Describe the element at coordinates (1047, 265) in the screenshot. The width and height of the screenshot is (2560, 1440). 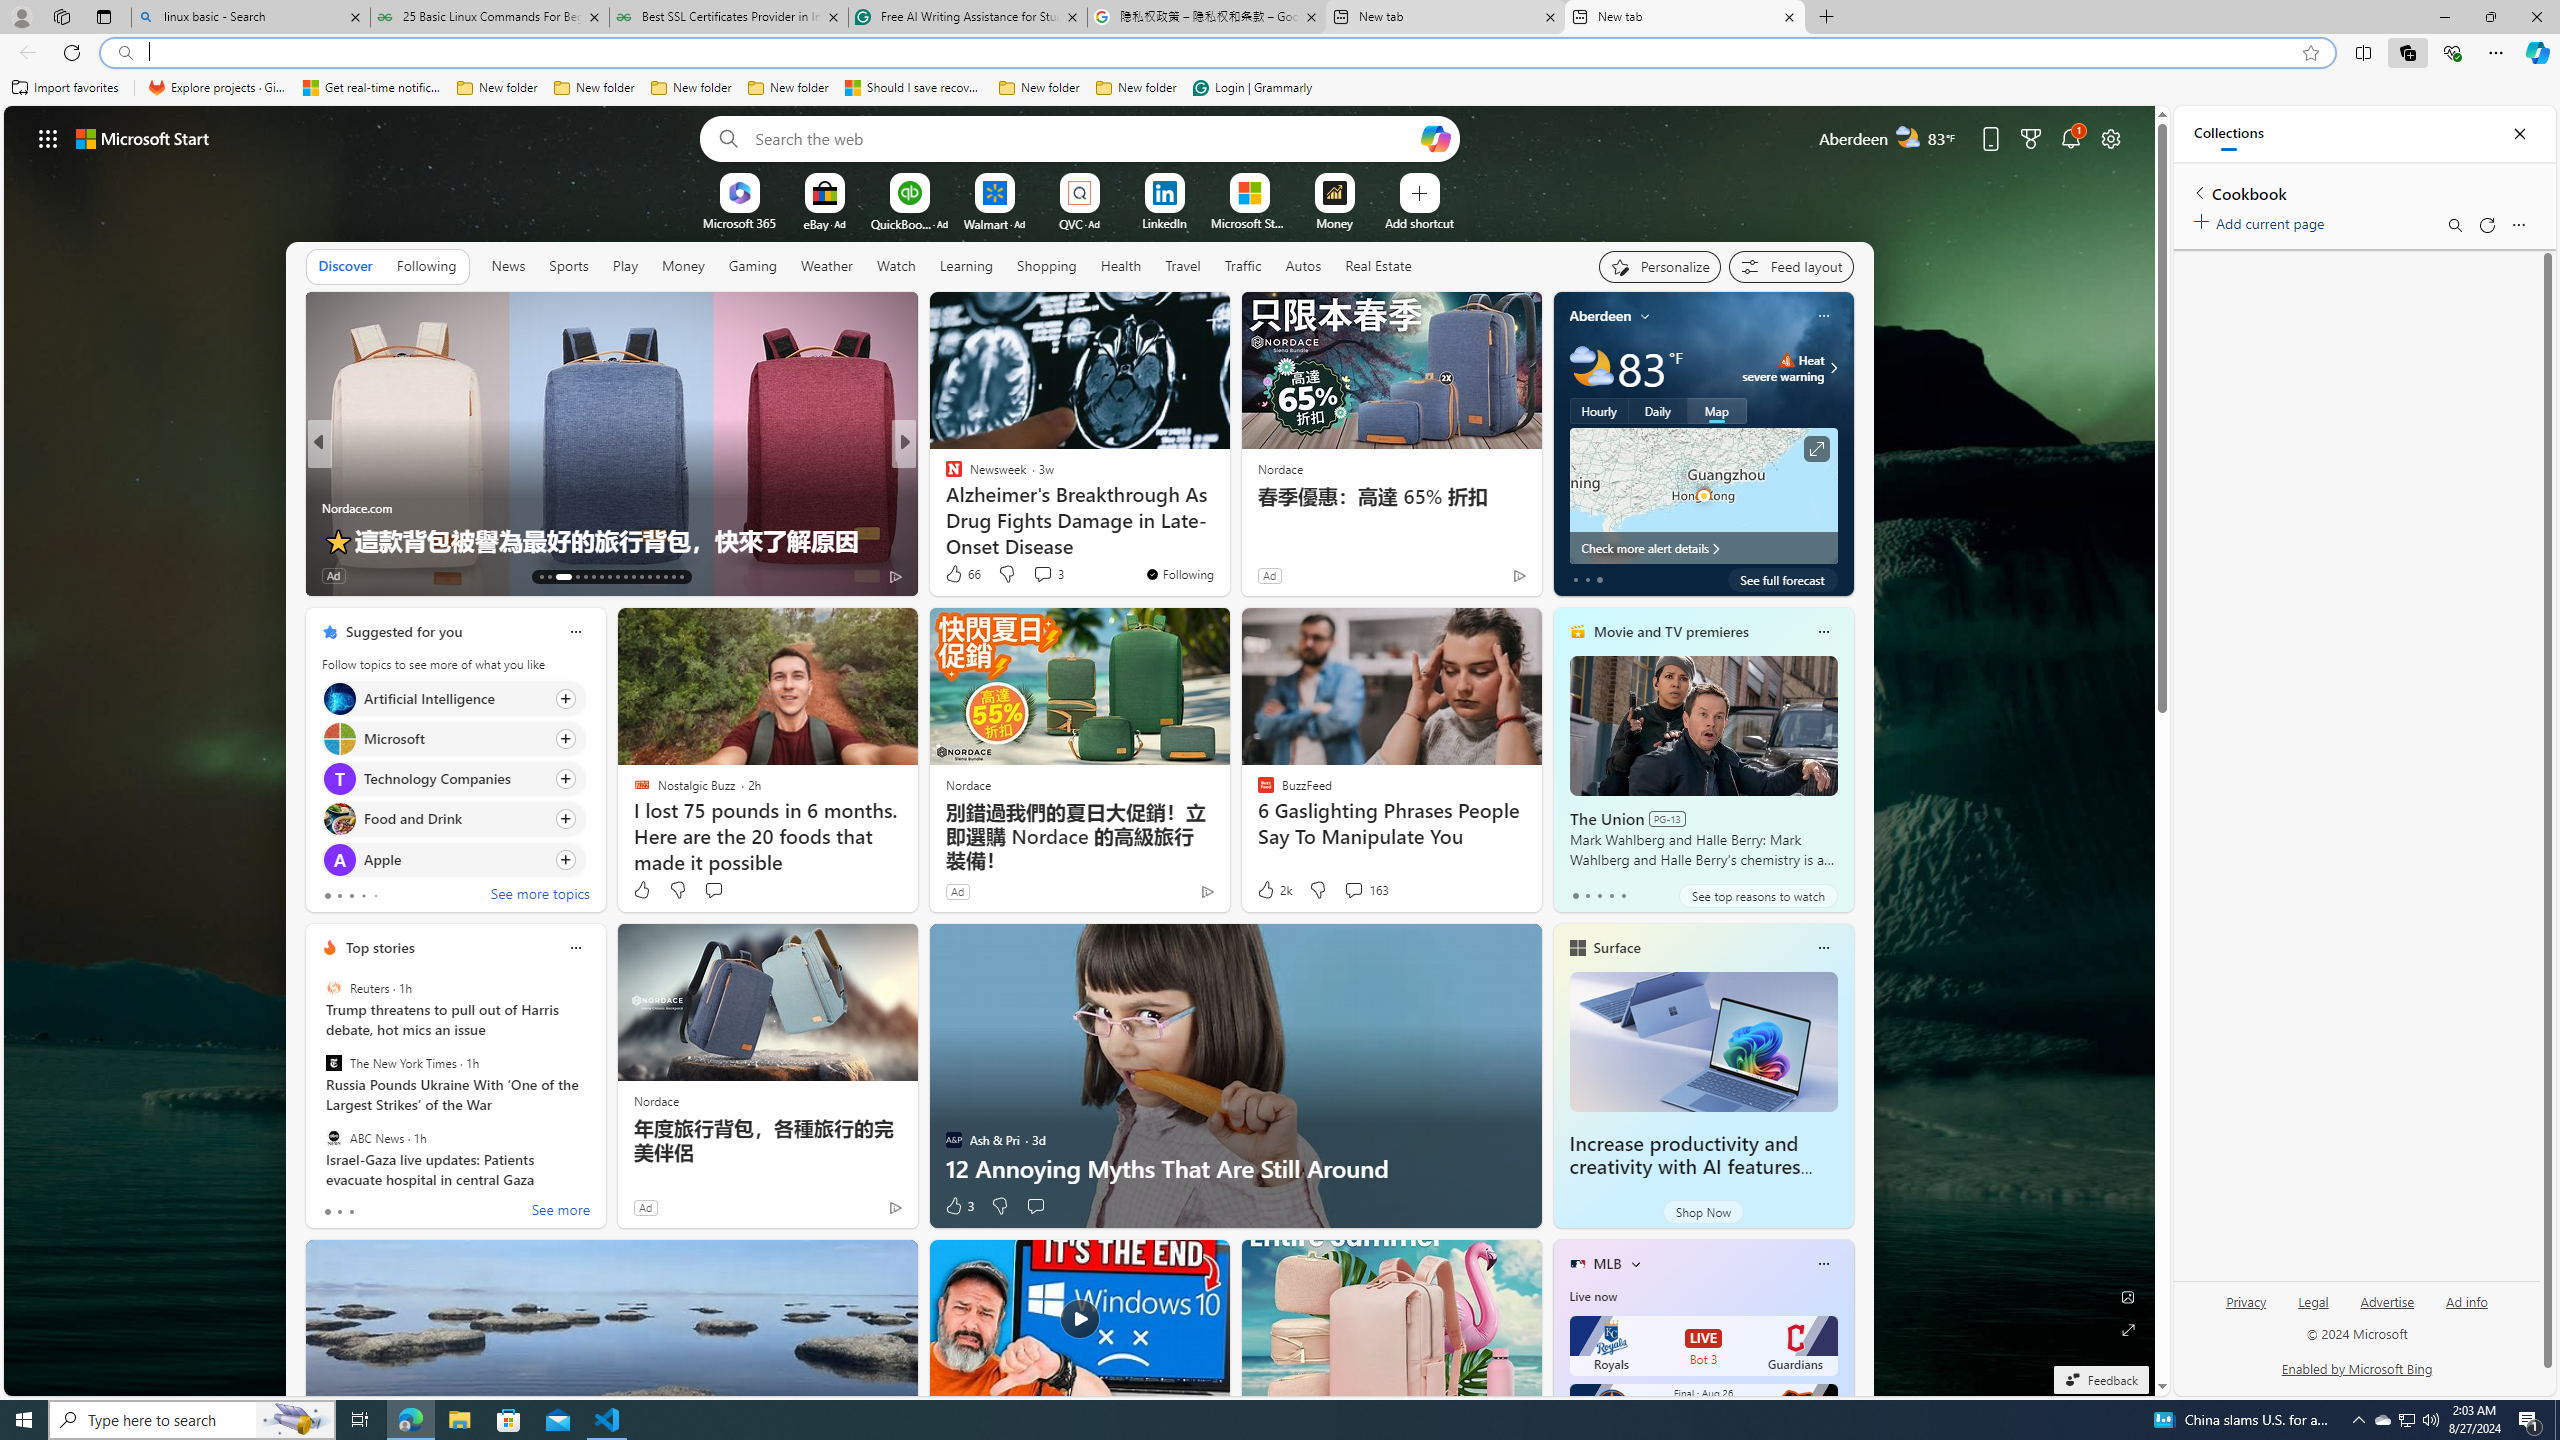
I see `'Shopping'` at that location.